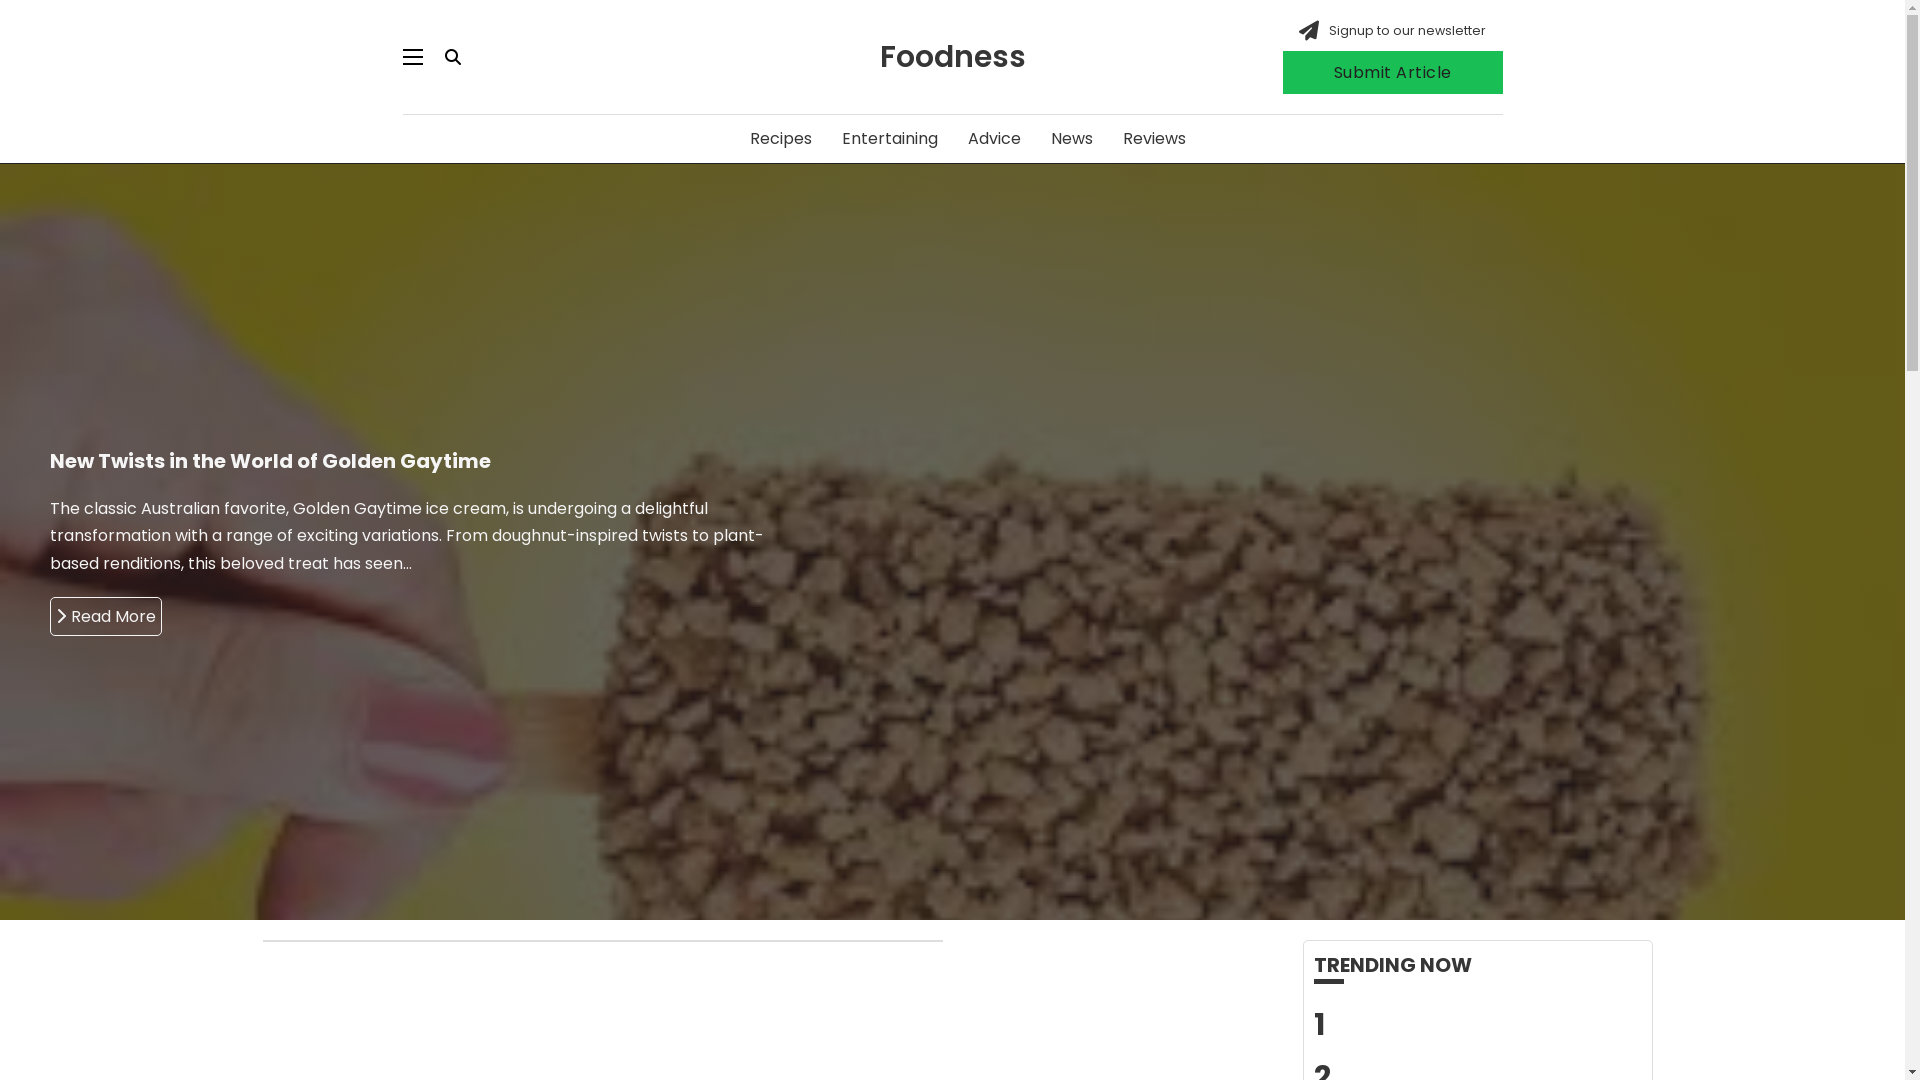  Describe the element at coordinates (1153, 137) in the screenshot. I see `'Reviews'` at that location.